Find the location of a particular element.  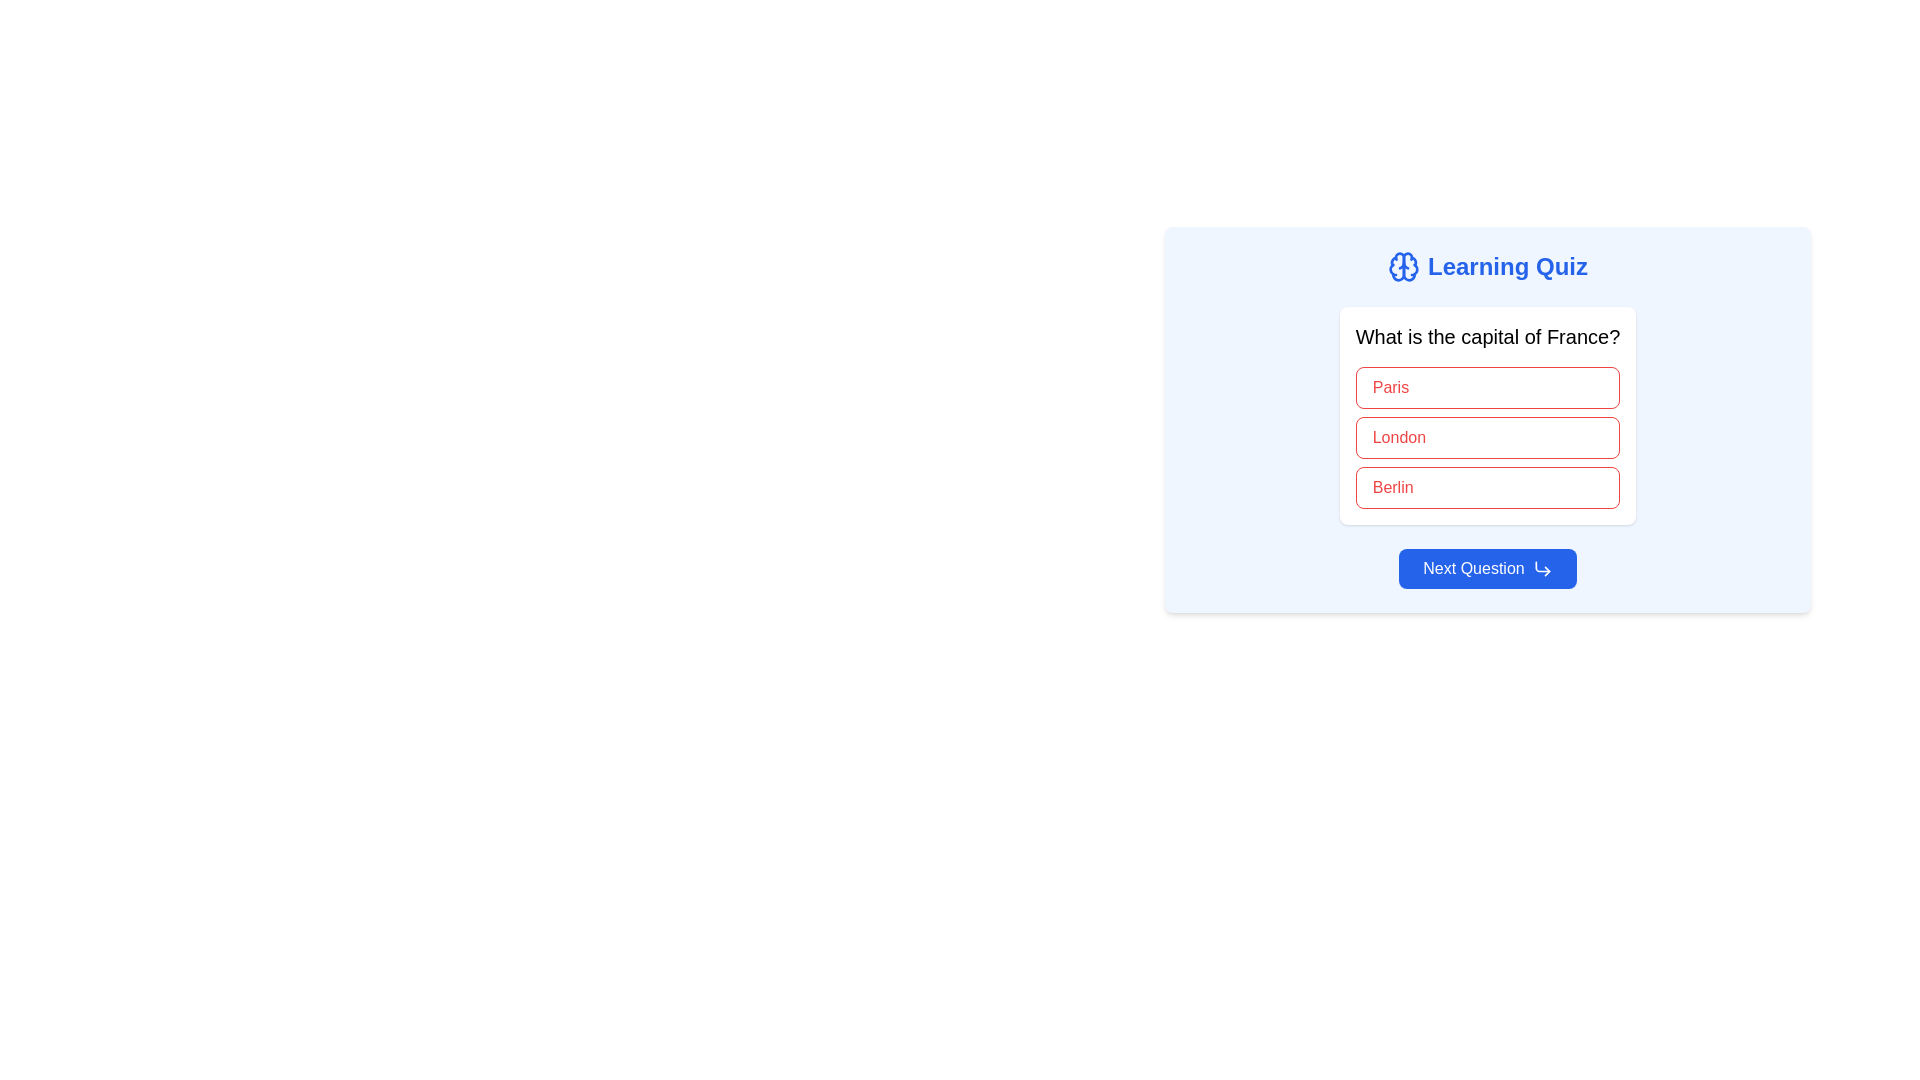

the selectable button labeled 'London' with a red border is located at coordinates (1488, 419).